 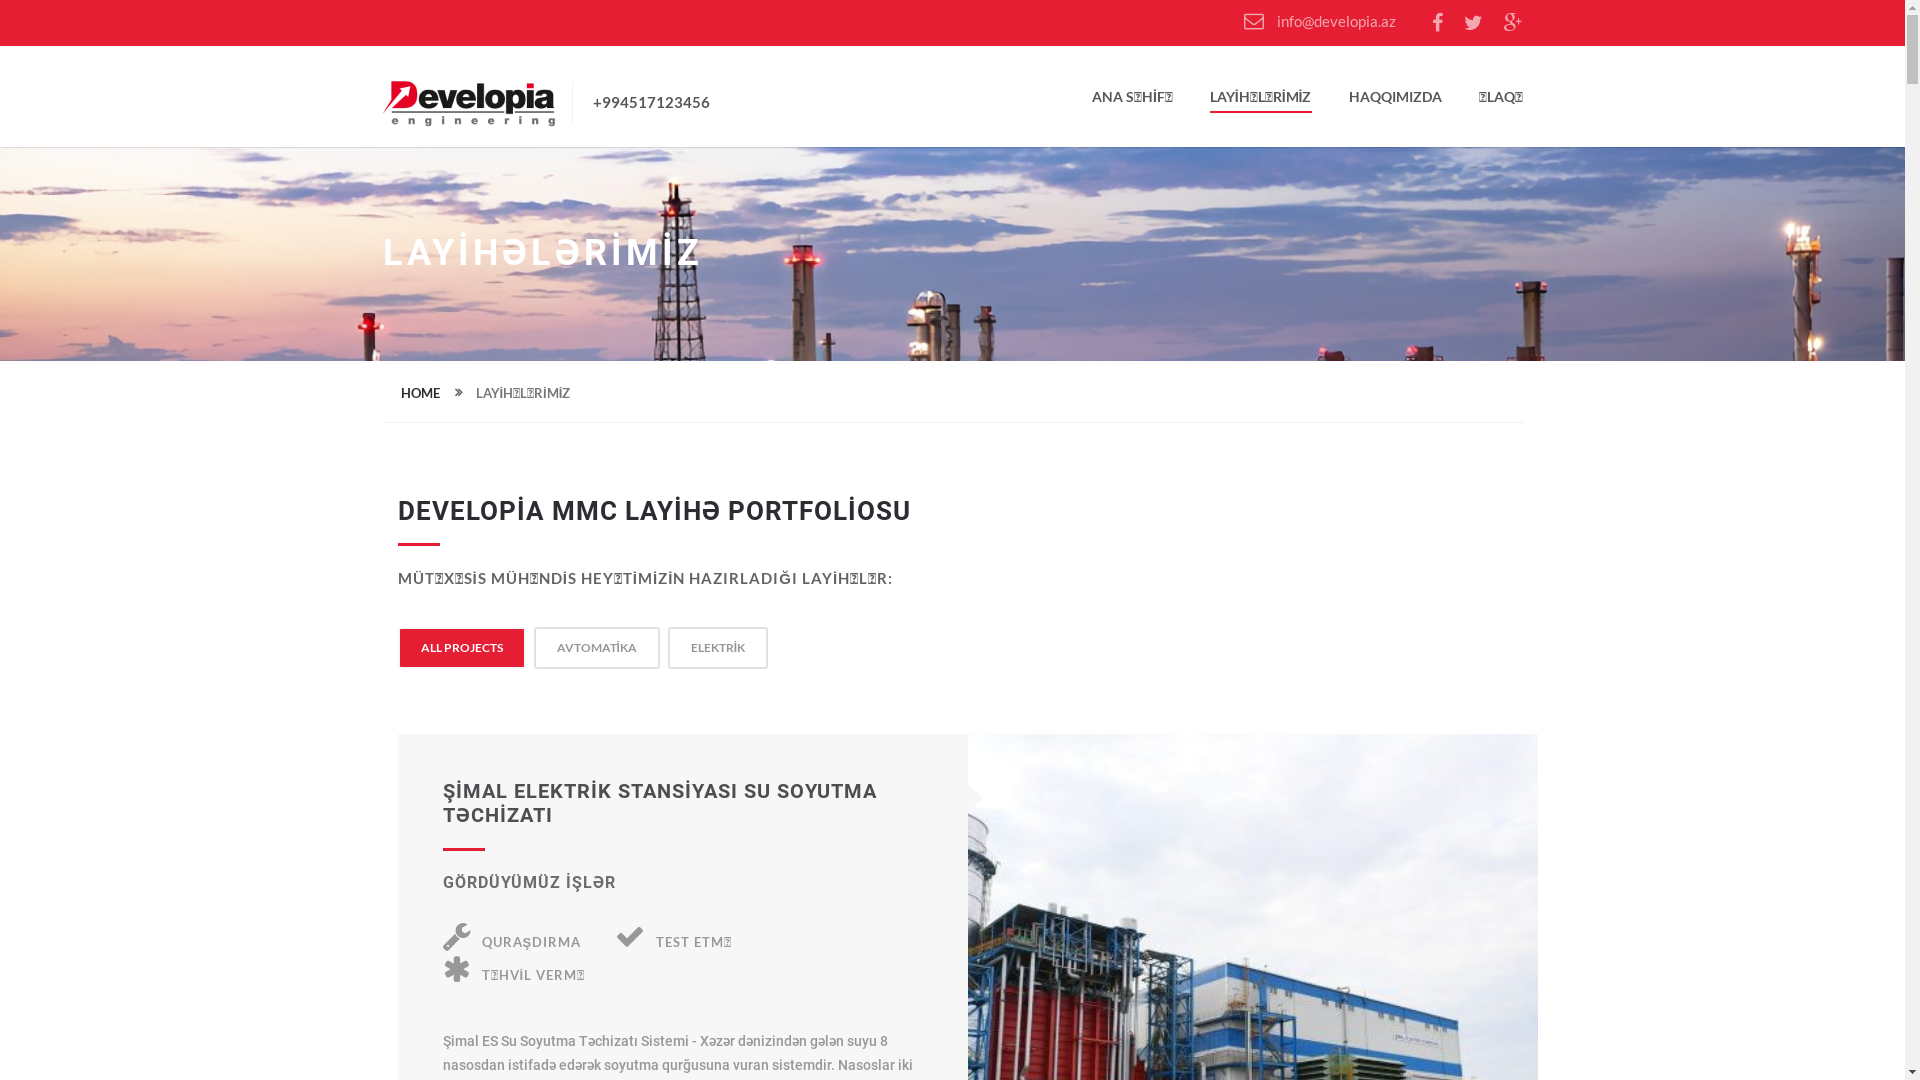 What do you see at coordinates (1242, 20) in the screenshot?
I see `'info@developia.az'` at bounding box center [1242, 20].